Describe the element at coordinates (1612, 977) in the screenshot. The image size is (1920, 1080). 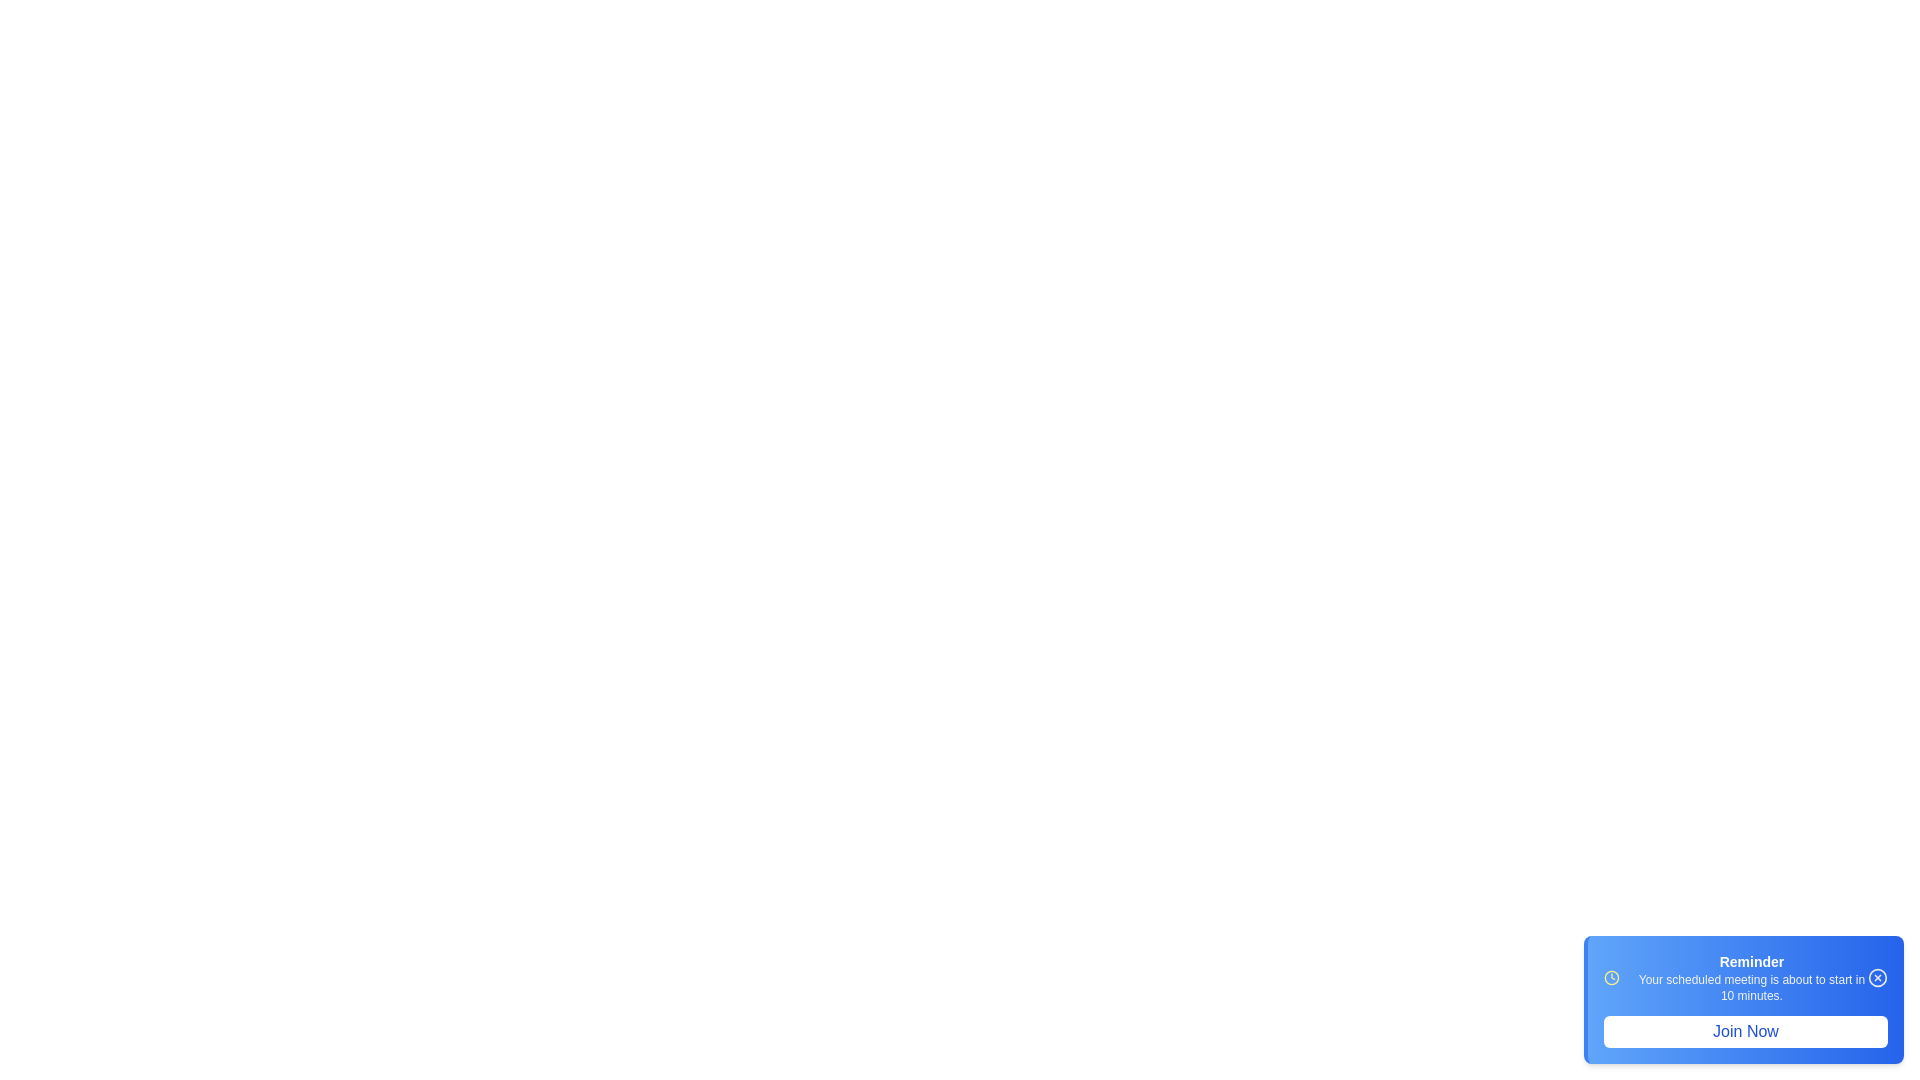
I see `the clock icon to interact with it` at that location.